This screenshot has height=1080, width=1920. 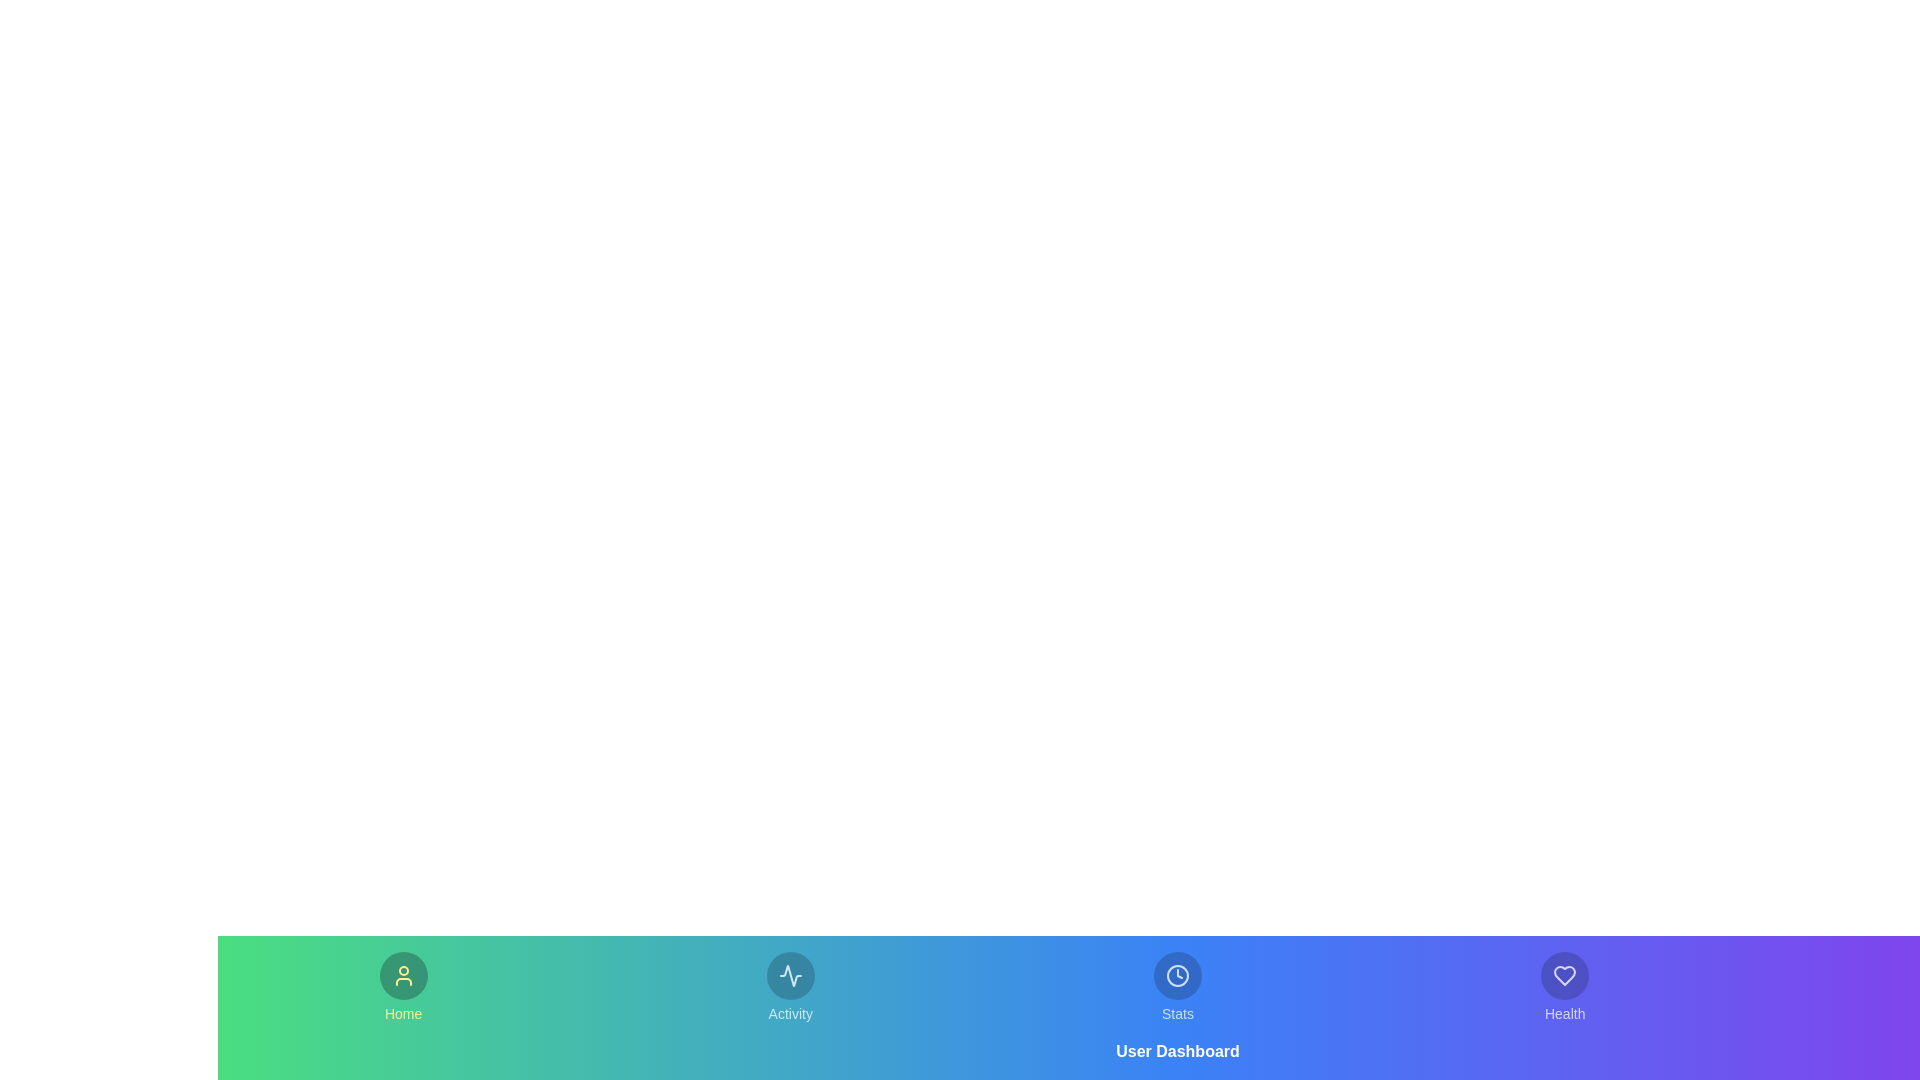 What do you see at coordinates (402, 986) in the screenshot?
I see `the Home tab in the bottom navigation` at bounding box center [402, 986].